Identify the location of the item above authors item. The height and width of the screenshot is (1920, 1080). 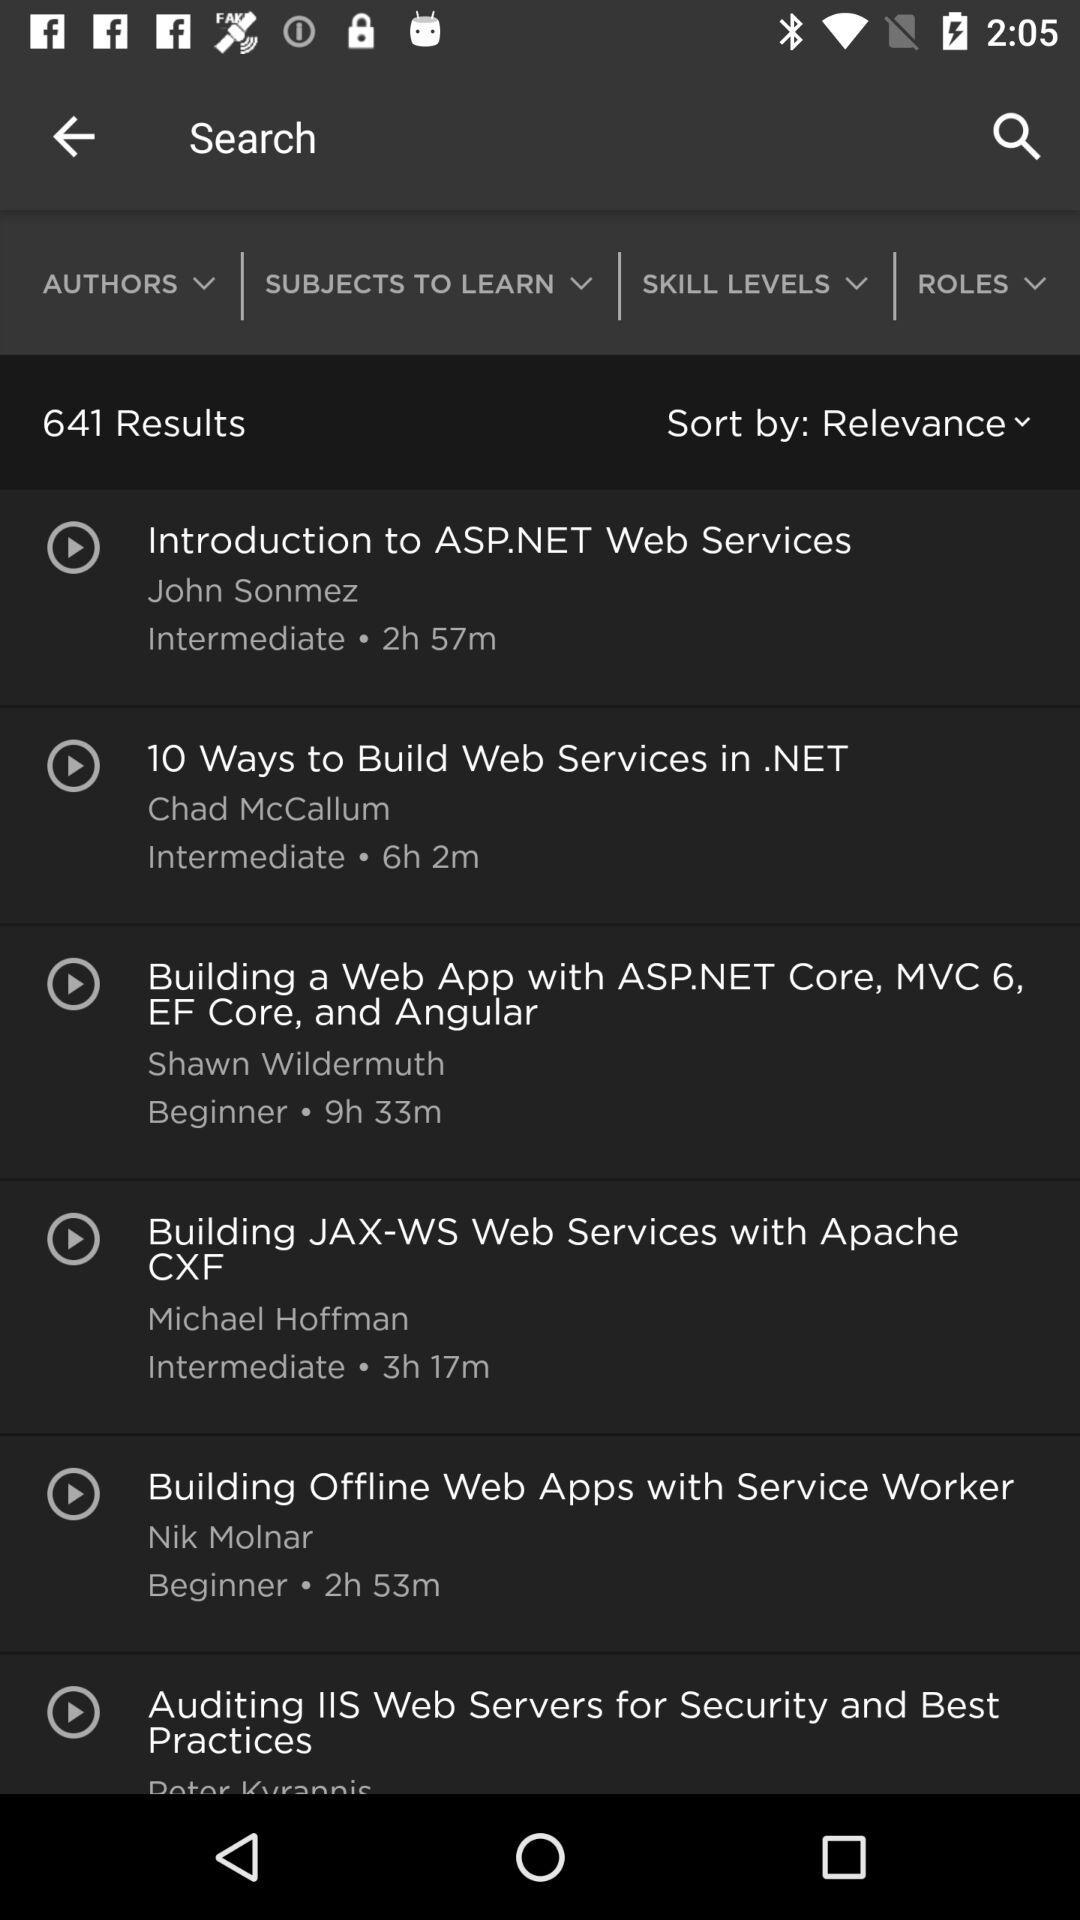
(72, 135).